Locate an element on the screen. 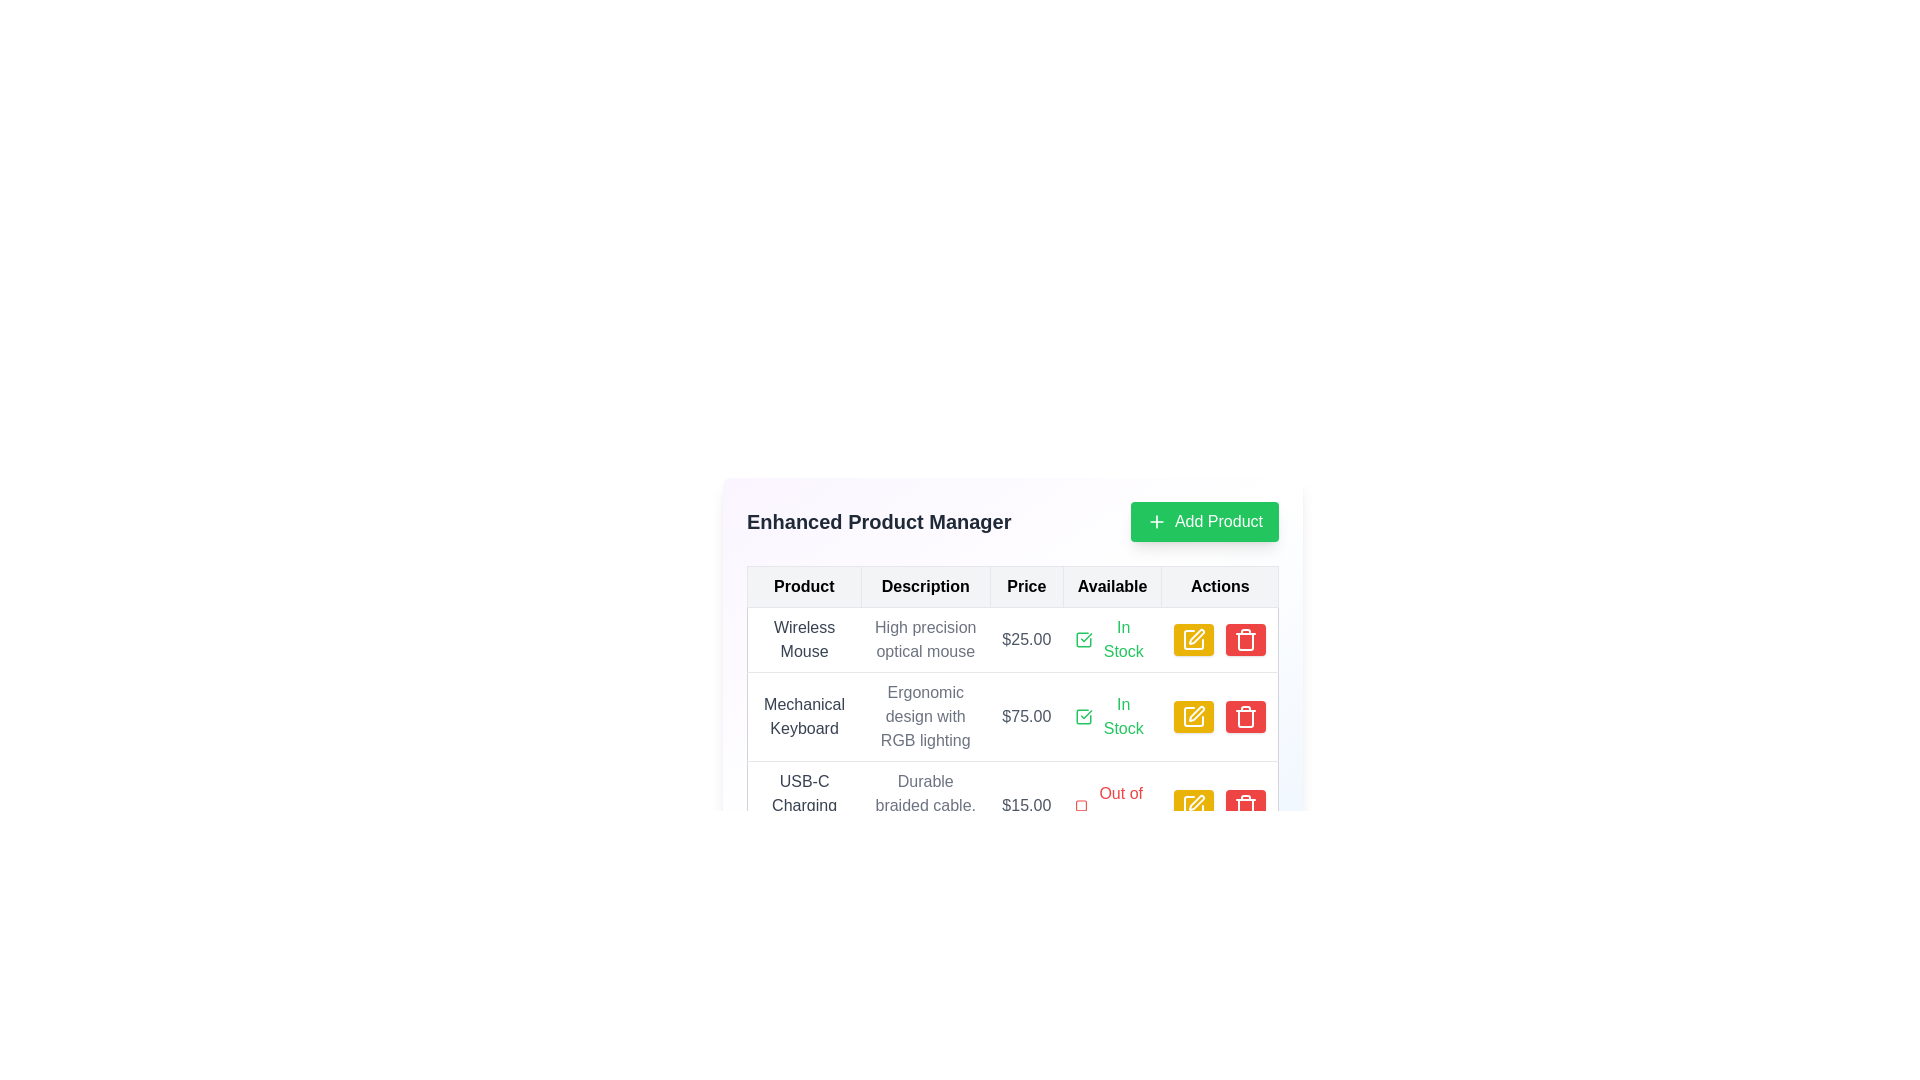  the edit icon resembling a pen inside a rounded yellow rectangular background in the 'Actions' column for the 'Mechanical Keyboard' product is located at coordinates (1194, 716).